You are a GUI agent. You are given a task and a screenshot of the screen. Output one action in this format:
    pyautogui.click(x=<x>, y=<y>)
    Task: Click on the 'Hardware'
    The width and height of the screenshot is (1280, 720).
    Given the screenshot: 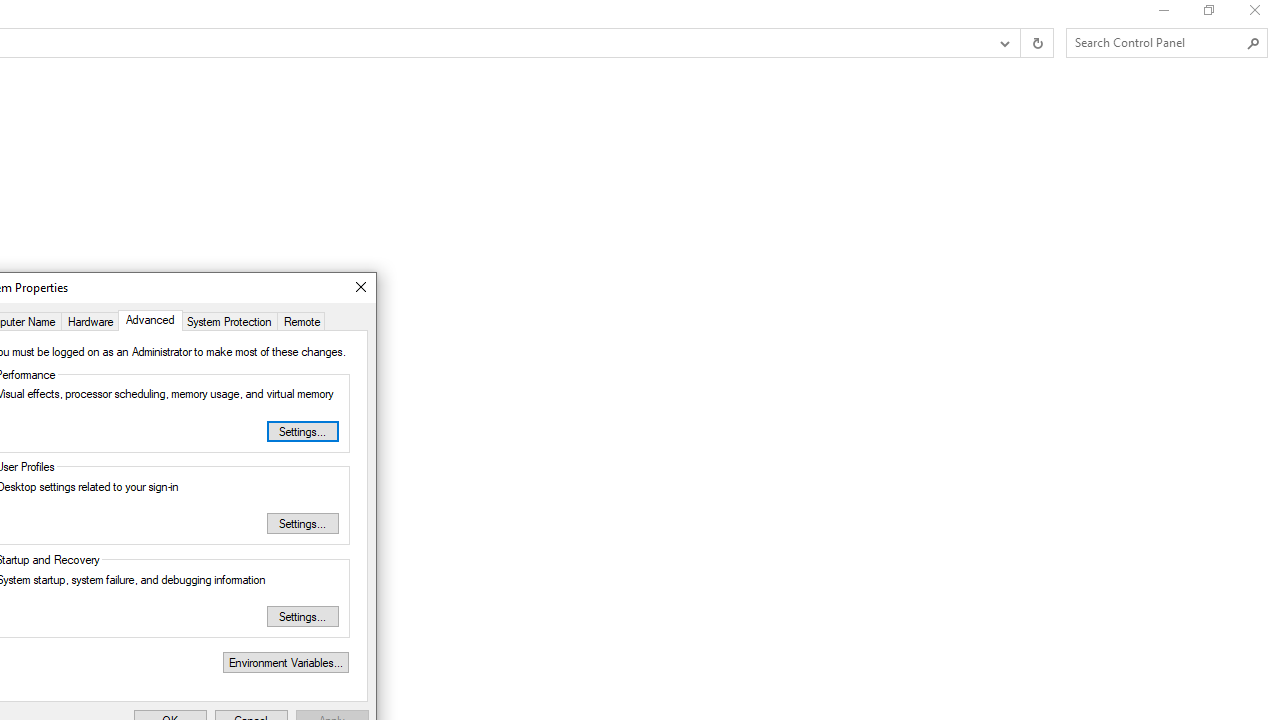 What is the action you would take?
    pyautogui.click(x=89, y=319)
    